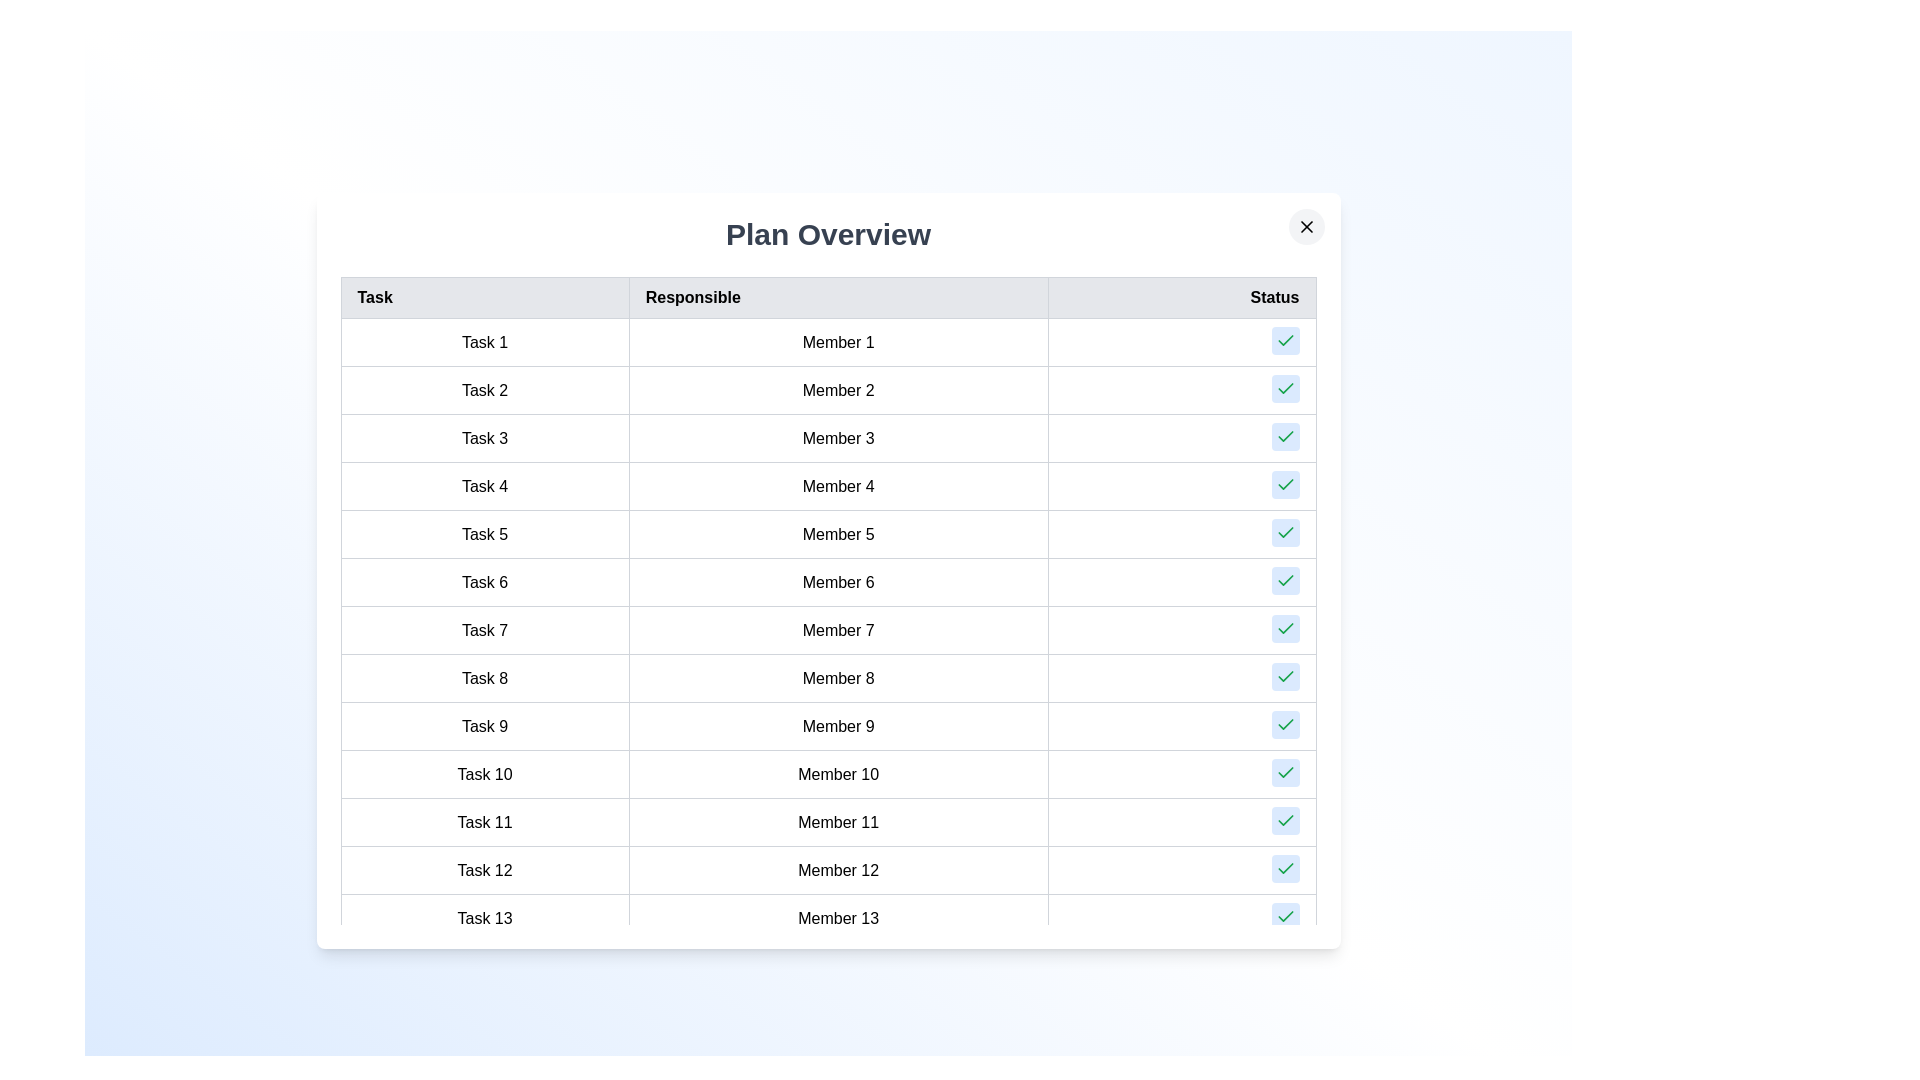  I want to click on the 'Check' button for task 13 to mark it as completed, so click(1285, 917).